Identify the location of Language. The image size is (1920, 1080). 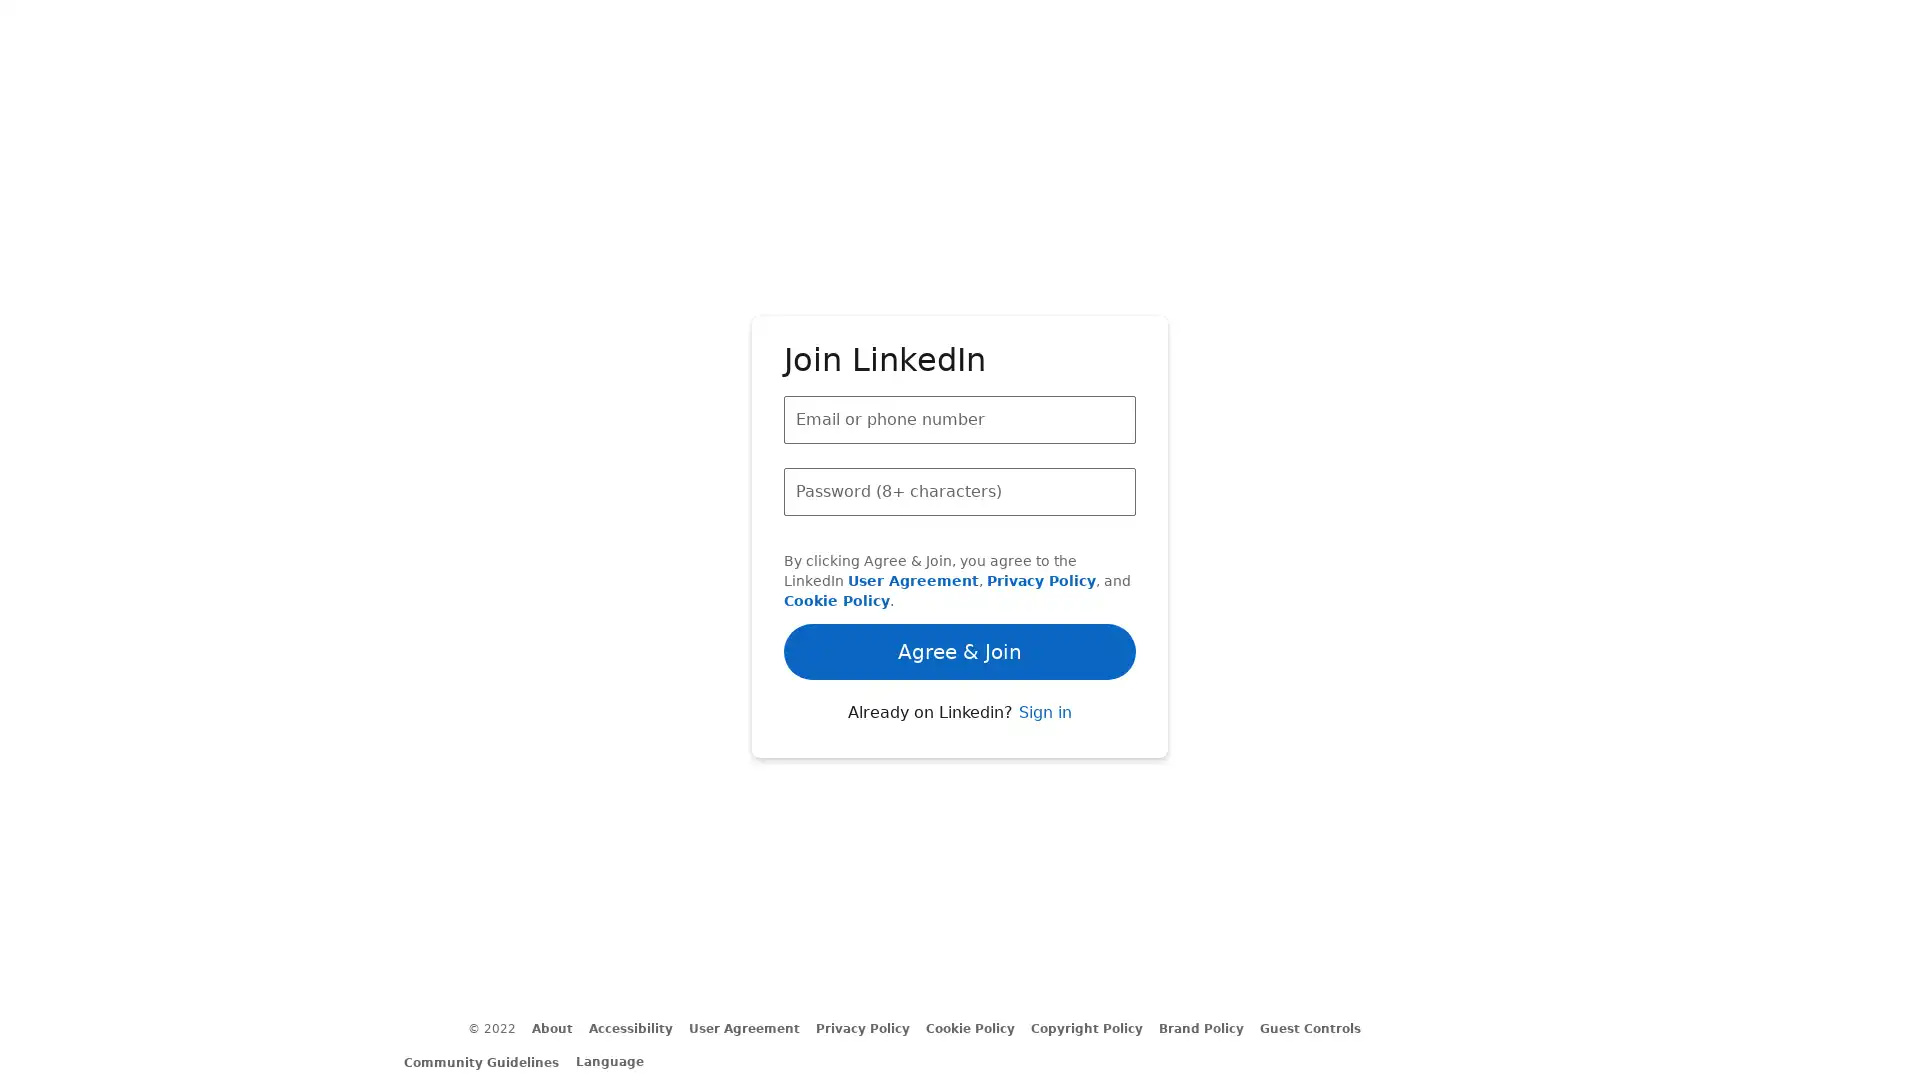
(618, 1060).